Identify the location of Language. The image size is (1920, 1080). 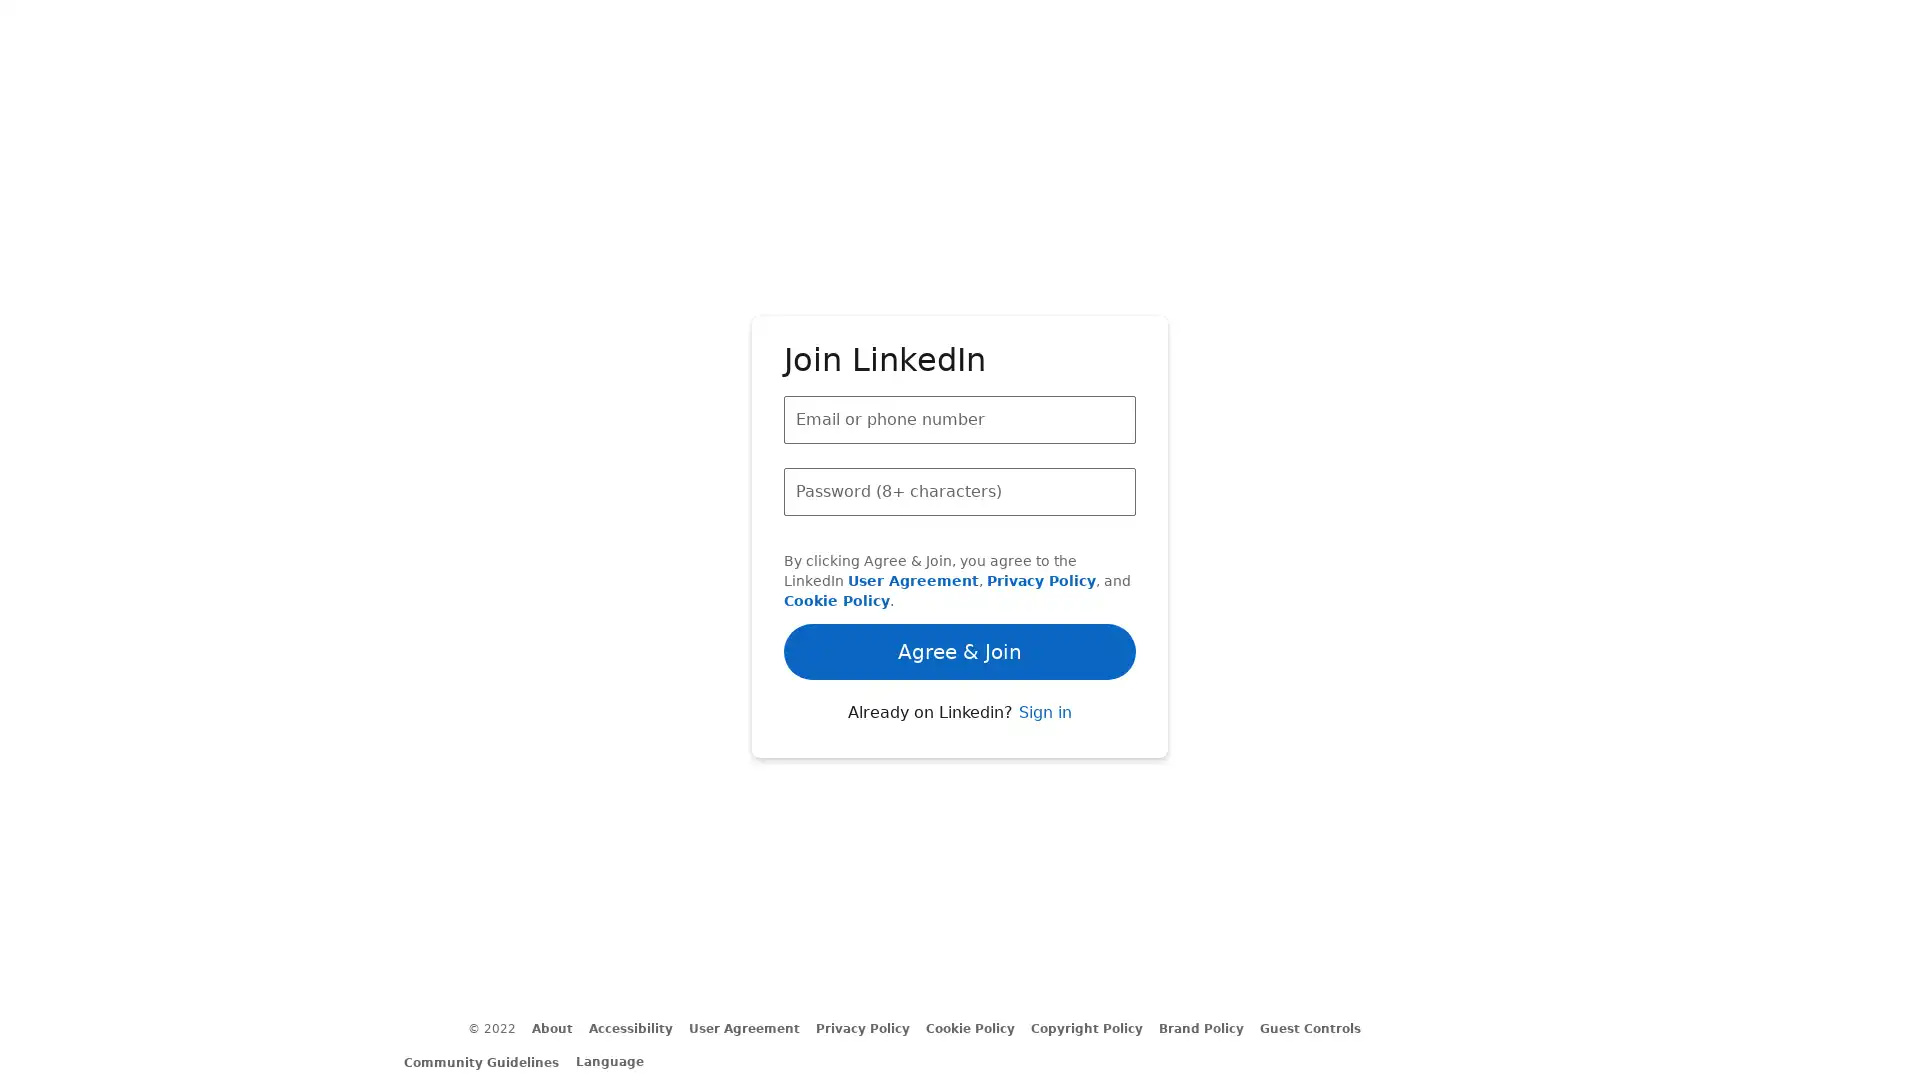
(618, 1060).